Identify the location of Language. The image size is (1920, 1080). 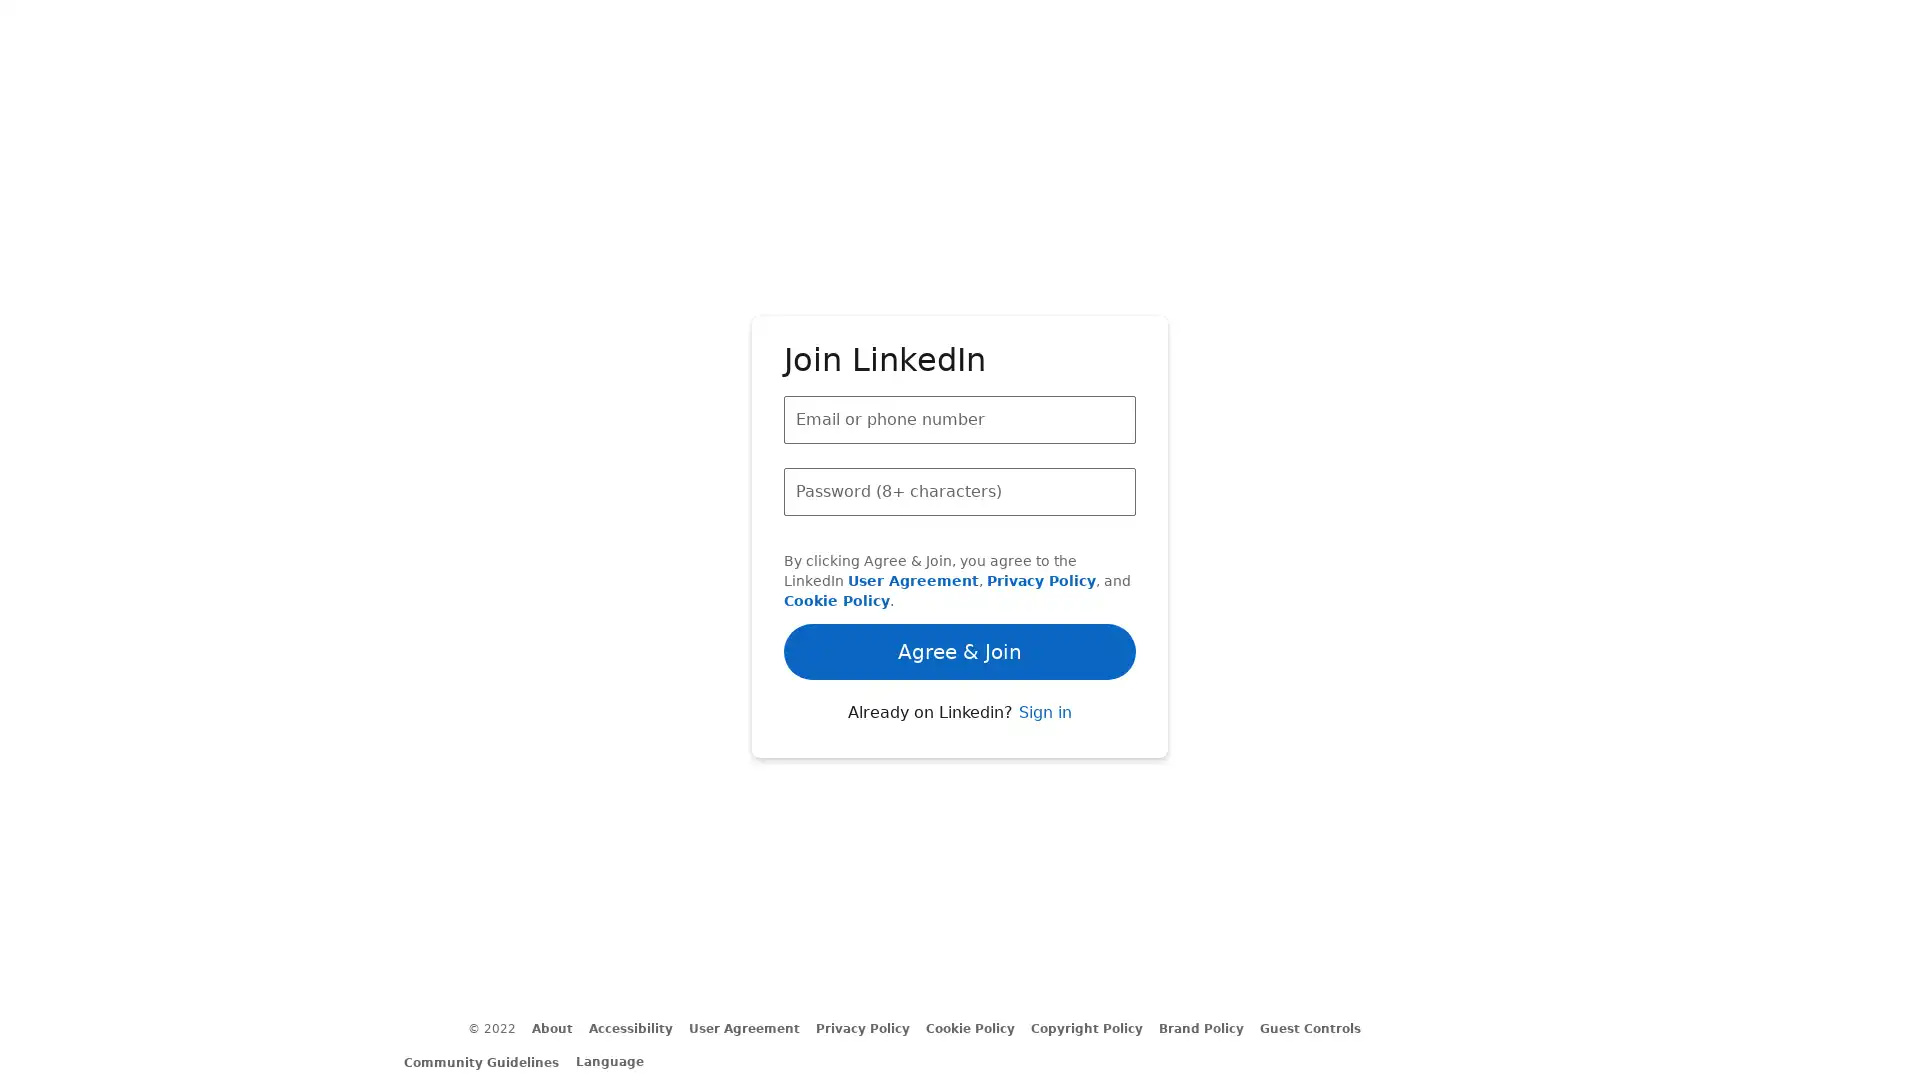
(618, 1060).